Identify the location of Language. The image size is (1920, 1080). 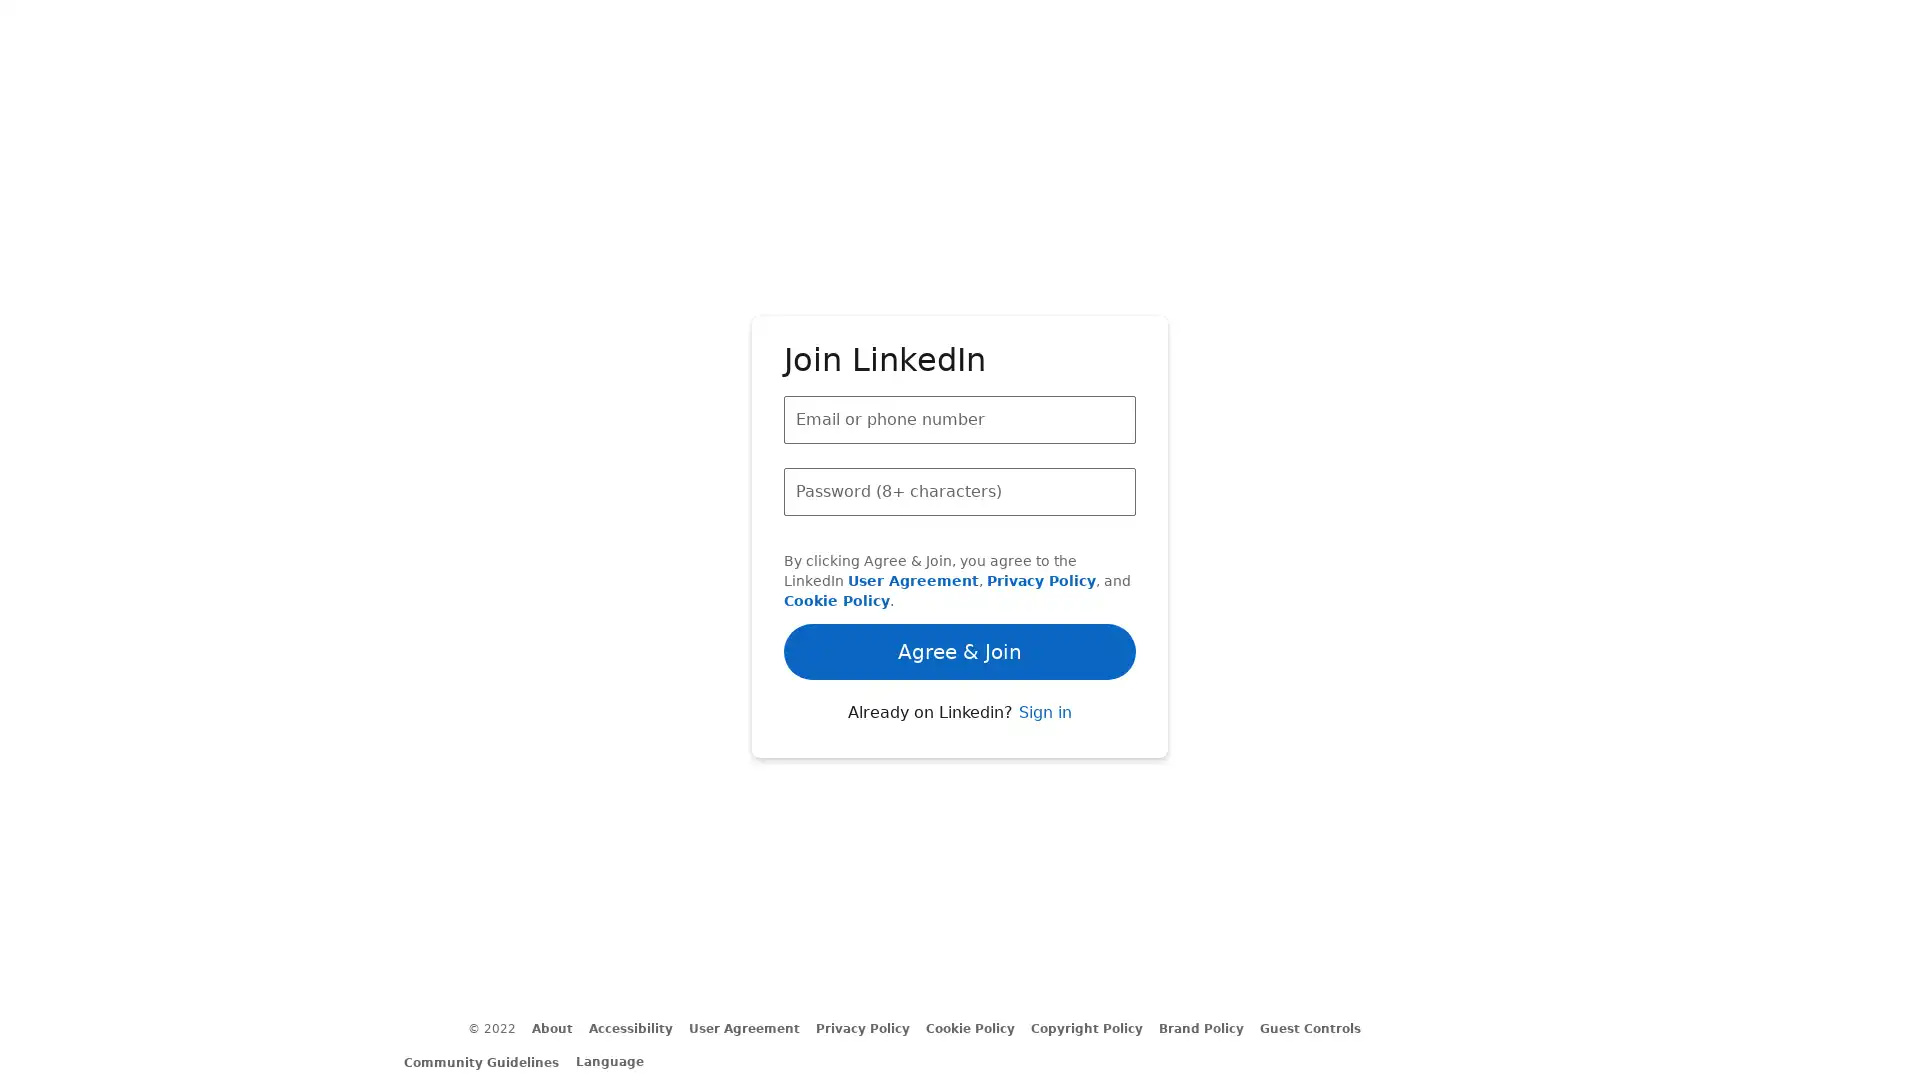
(618, 1060).